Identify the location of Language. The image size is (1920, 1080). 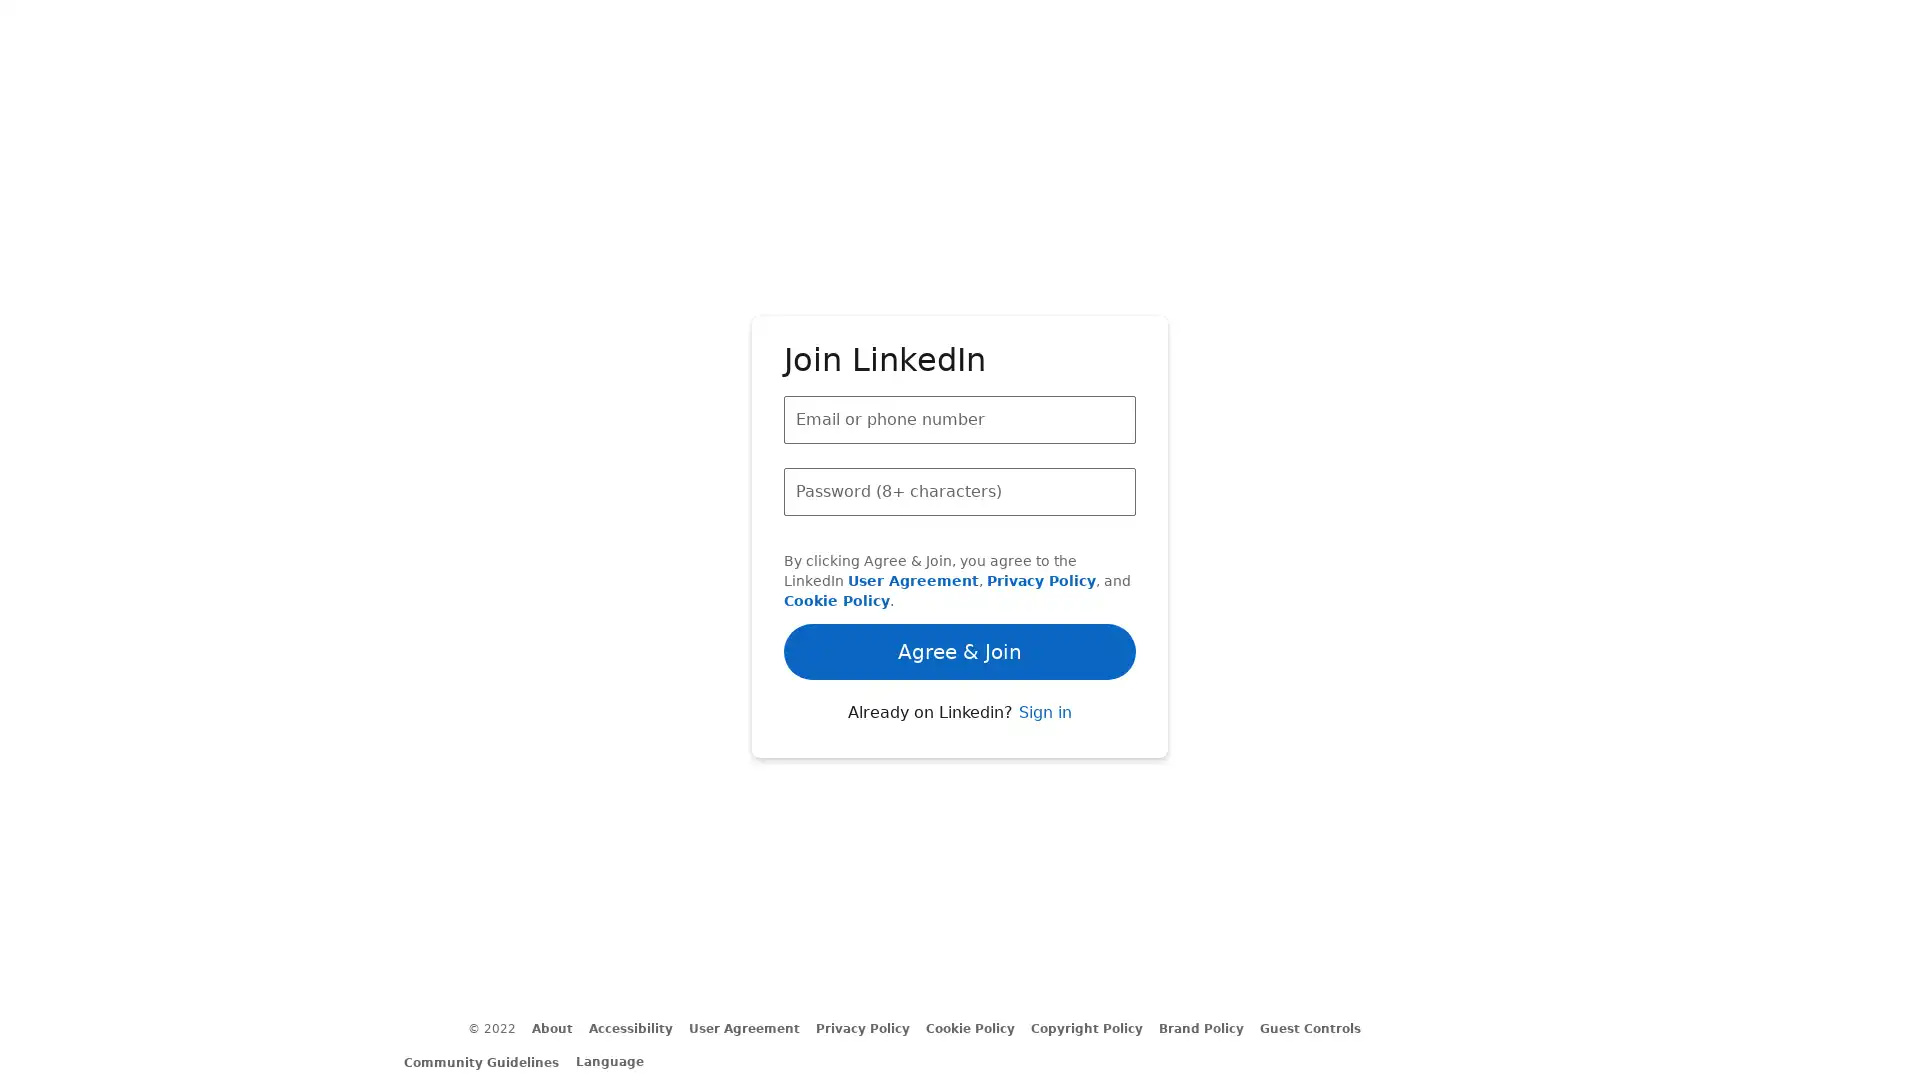
(618, 1060).